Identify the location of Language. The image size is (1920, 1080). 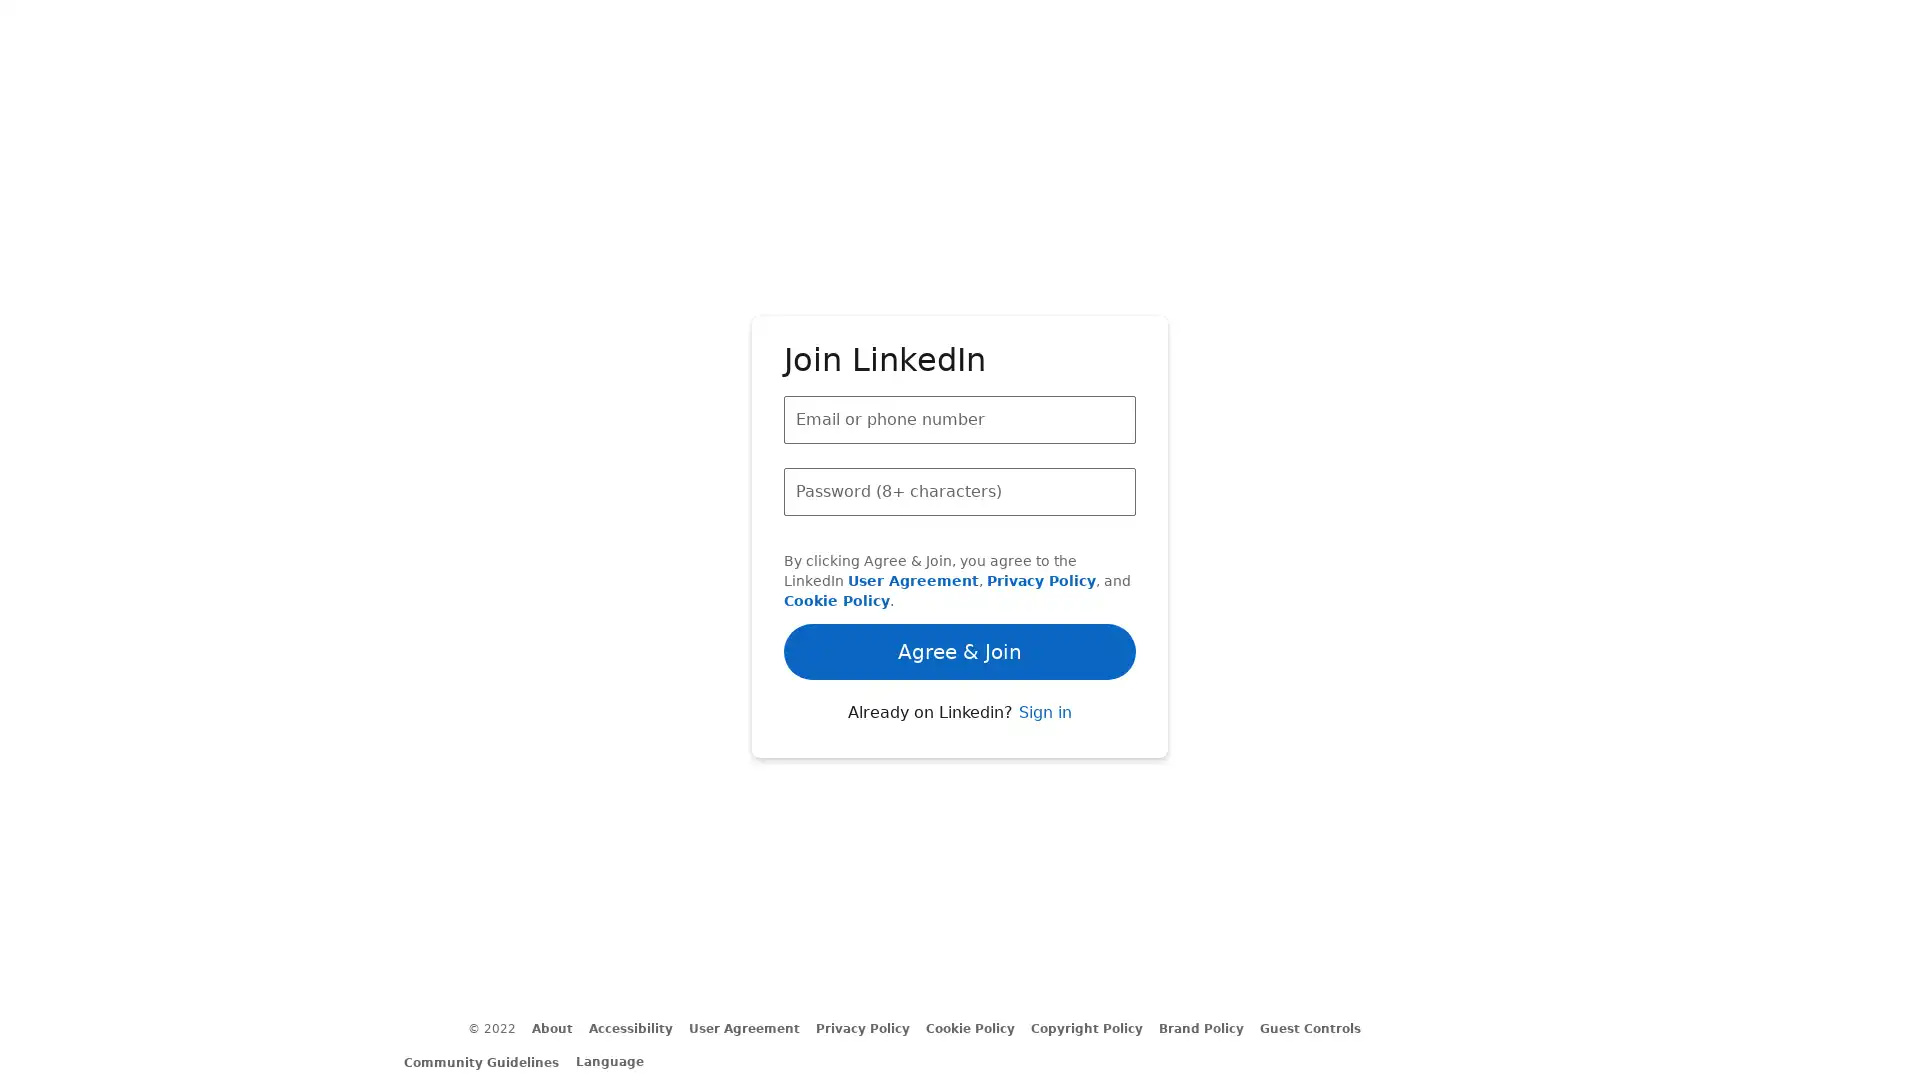
(618, 1060).